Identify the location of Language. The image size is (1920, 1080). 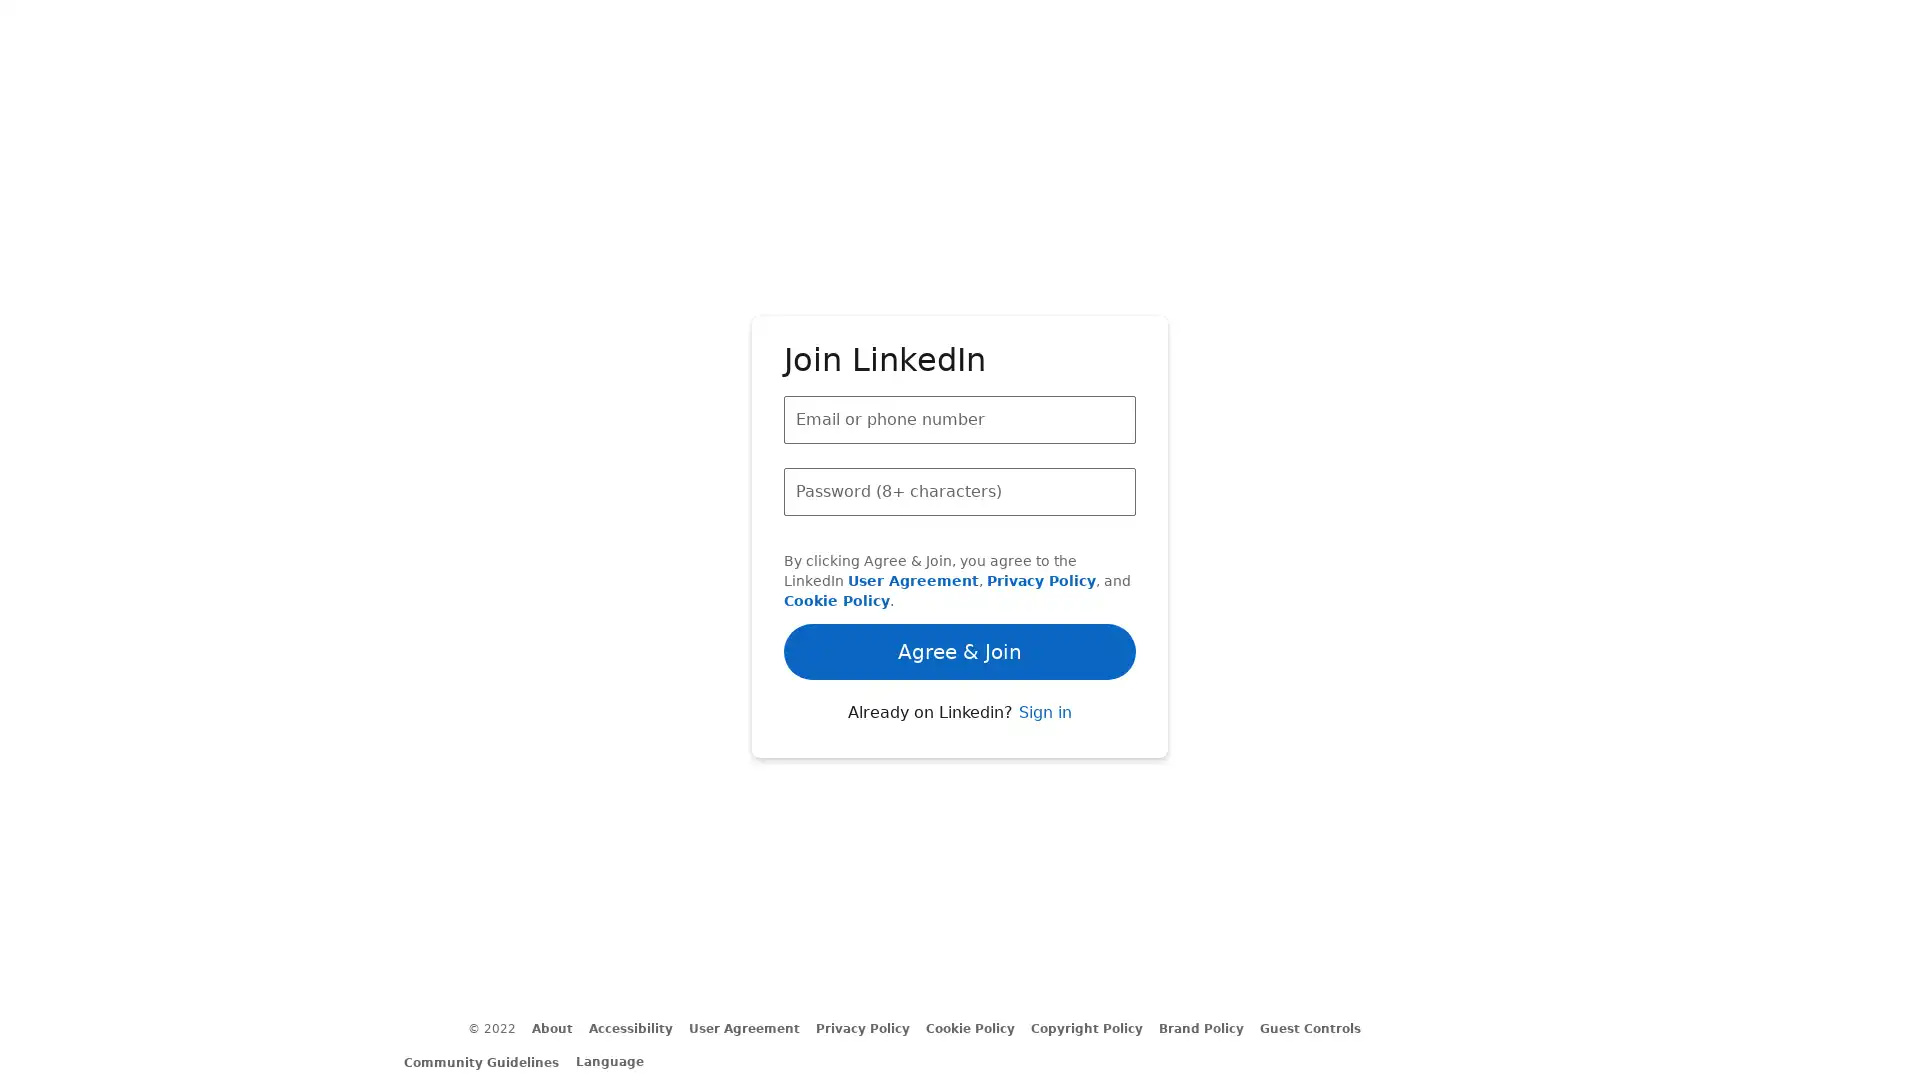
(618, 1060).